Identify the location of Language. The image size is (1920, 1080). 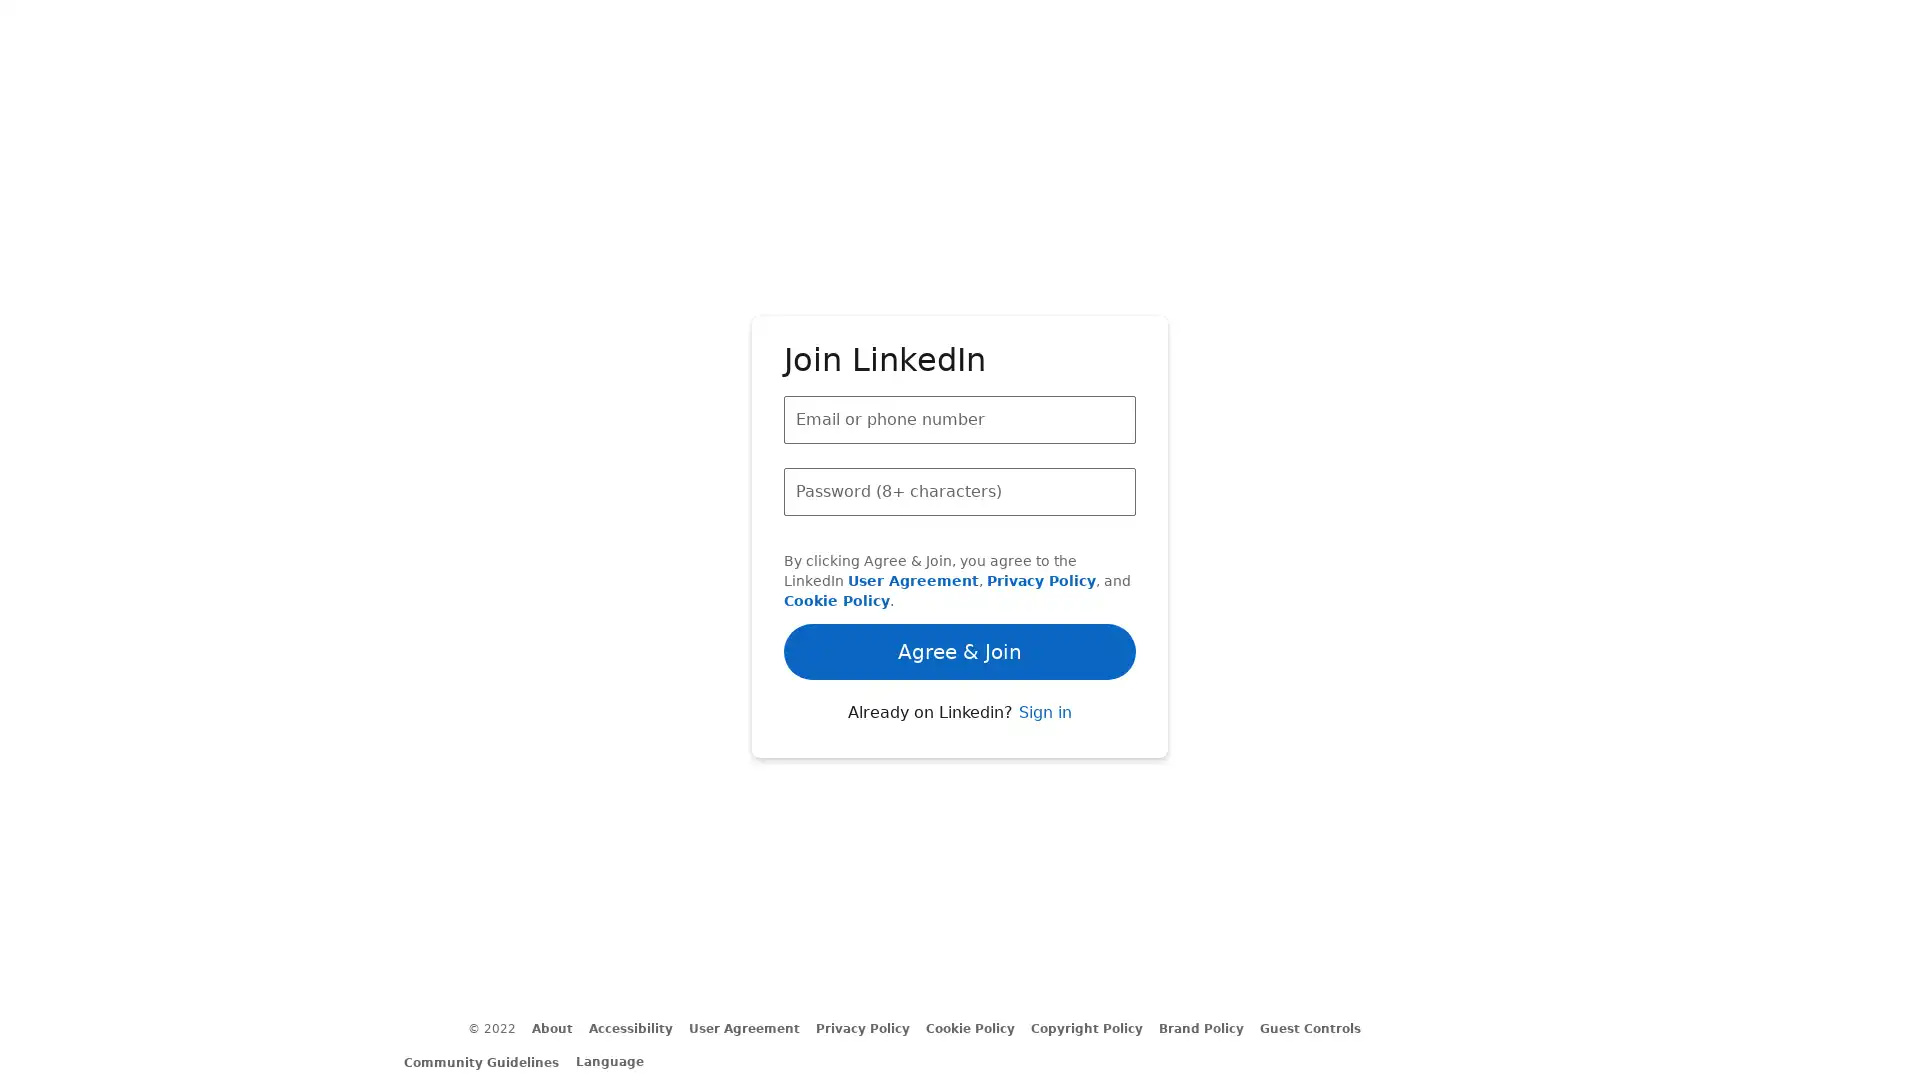
(618, 1060).